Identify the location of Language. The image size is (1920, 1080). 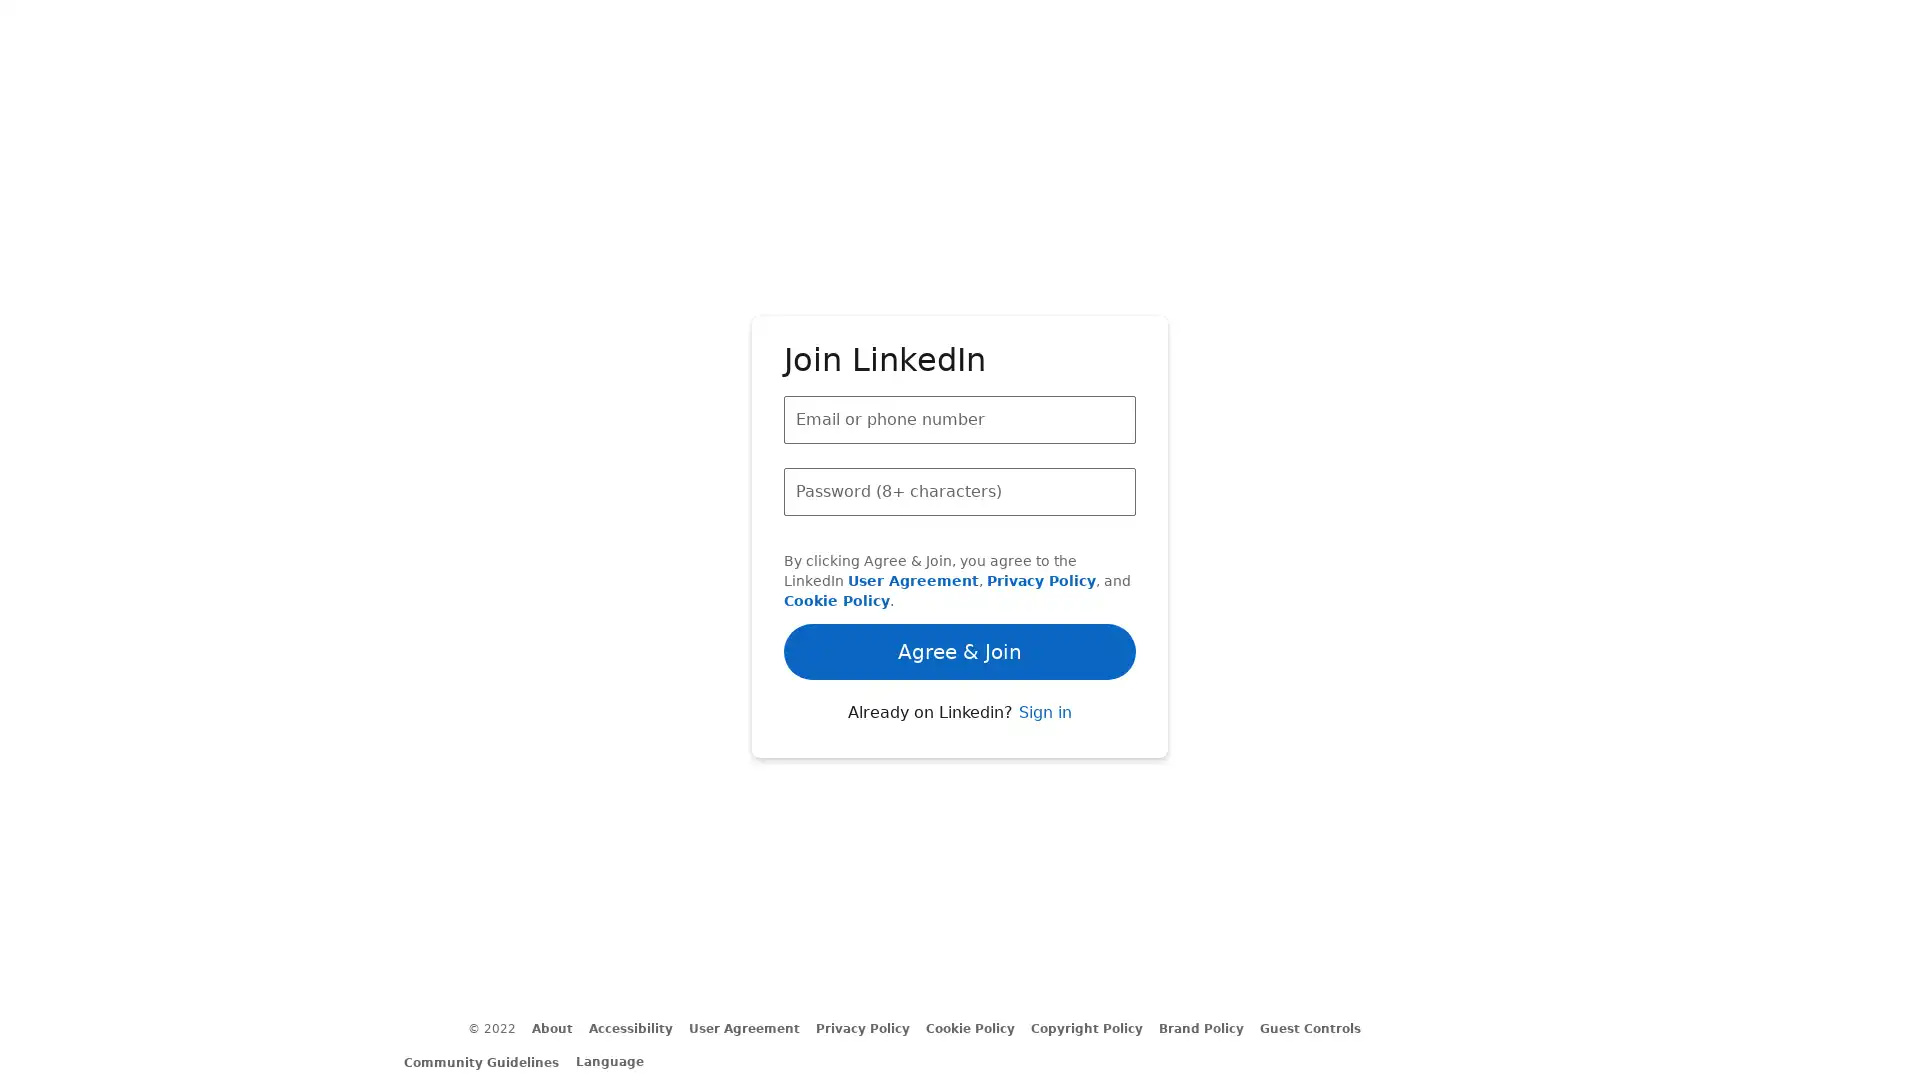
(618, 1060).